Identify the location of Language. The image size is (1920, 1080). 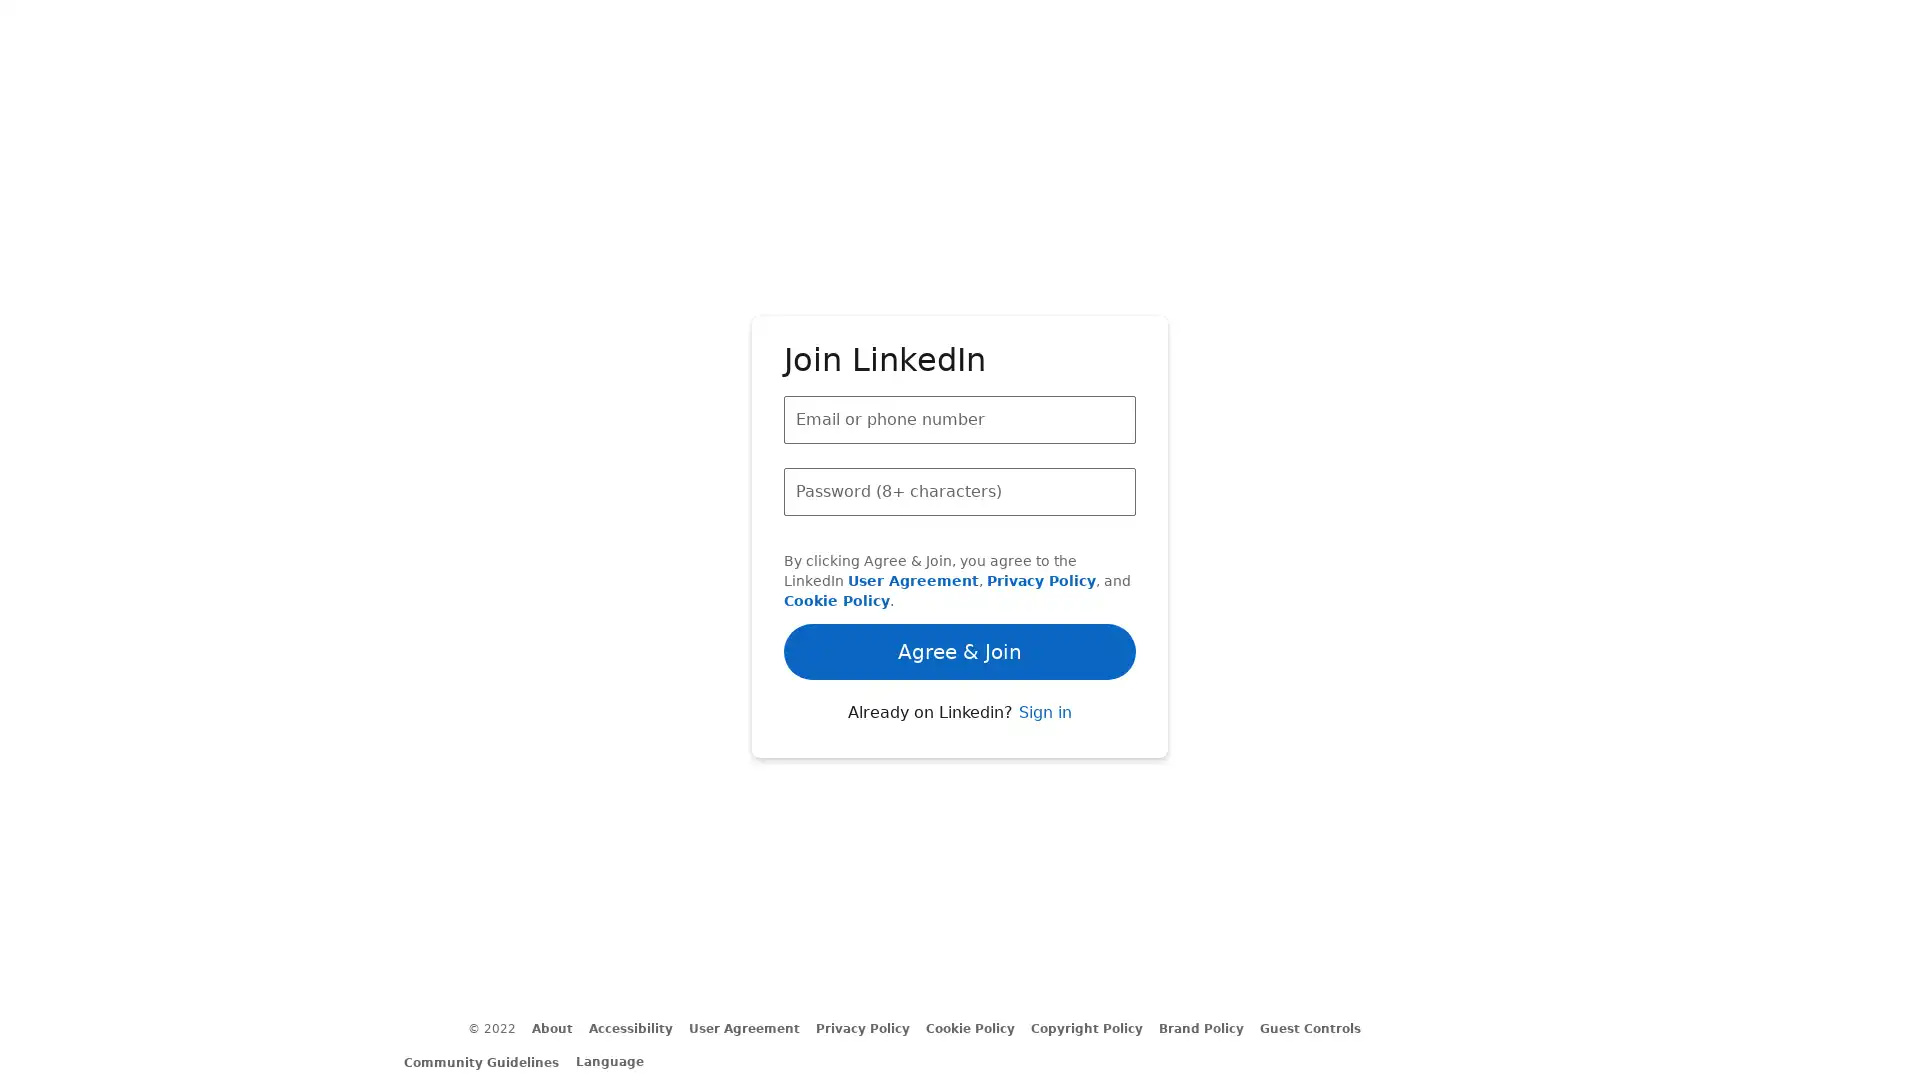
(618, 1060).